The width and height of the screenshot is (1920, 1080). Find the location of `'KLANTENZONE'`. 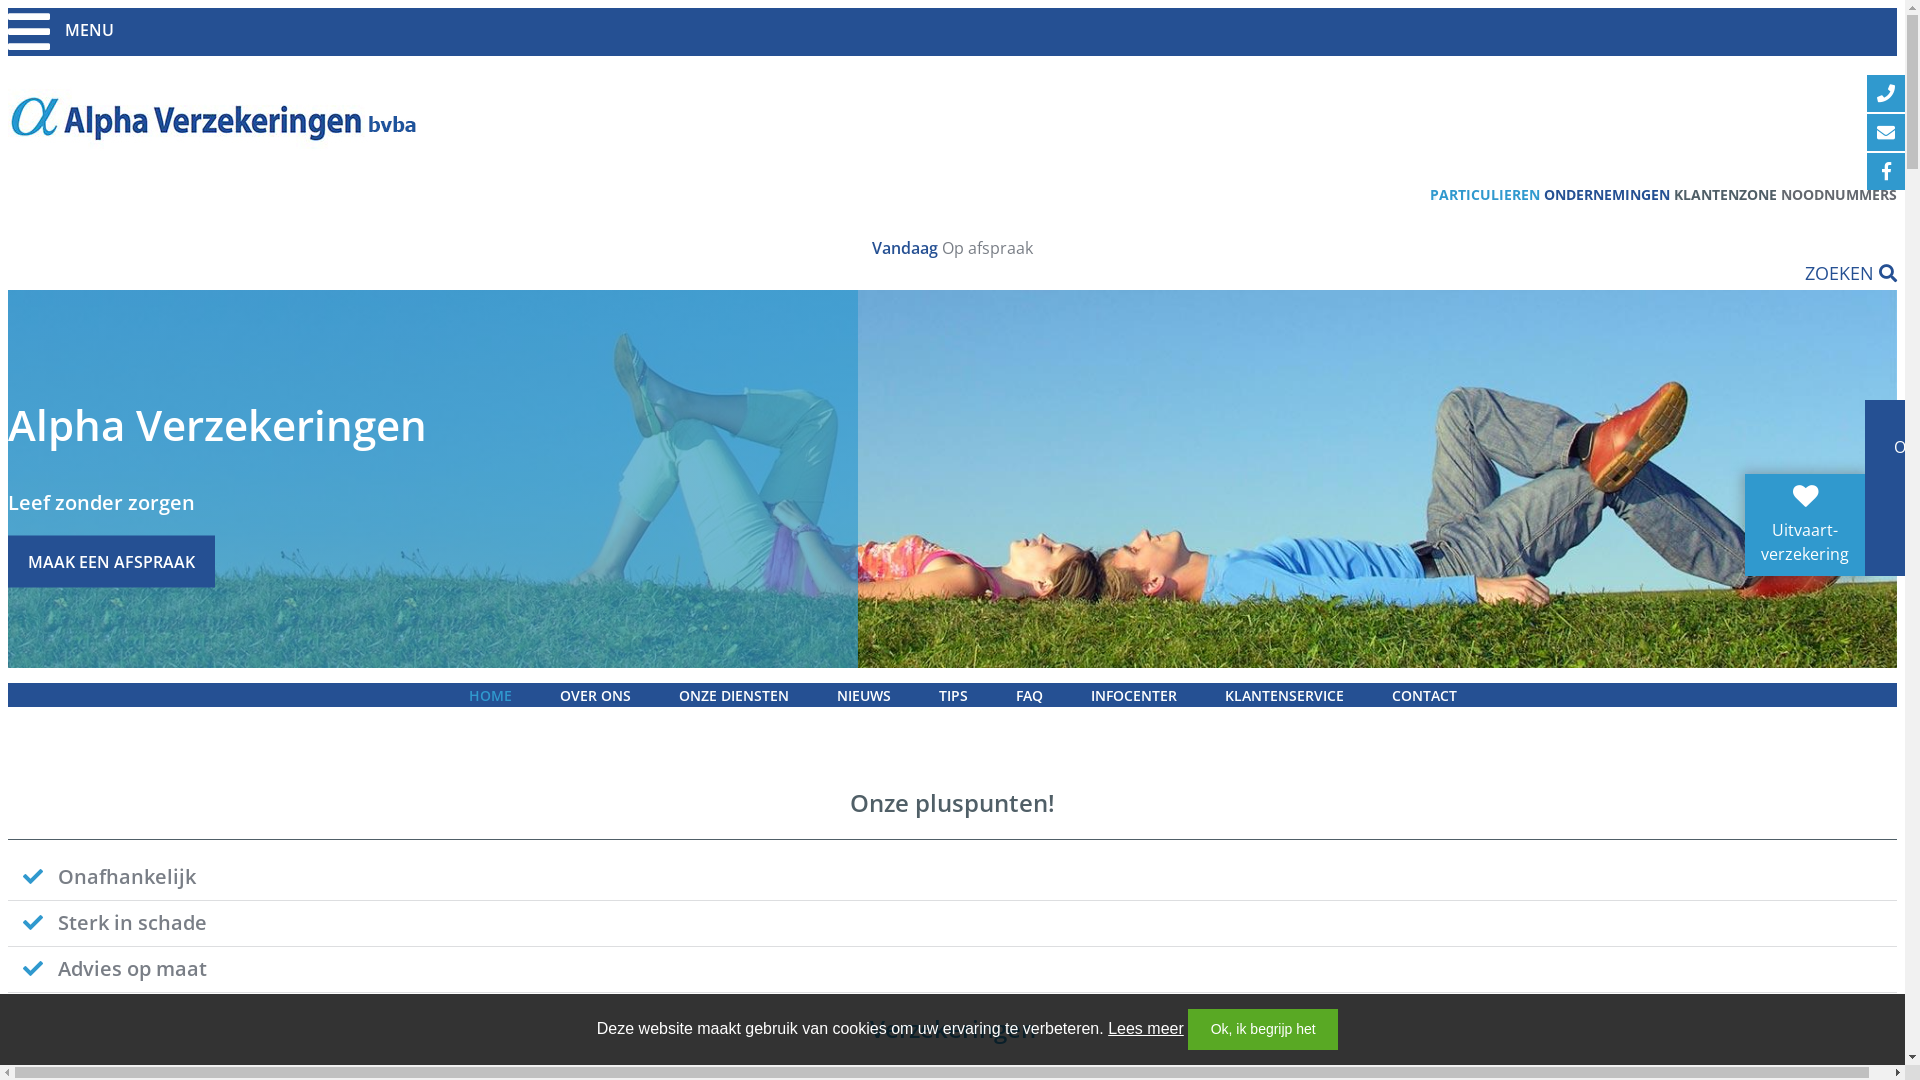

'KLANTENZONE' is located at coordinates (1724, 194).